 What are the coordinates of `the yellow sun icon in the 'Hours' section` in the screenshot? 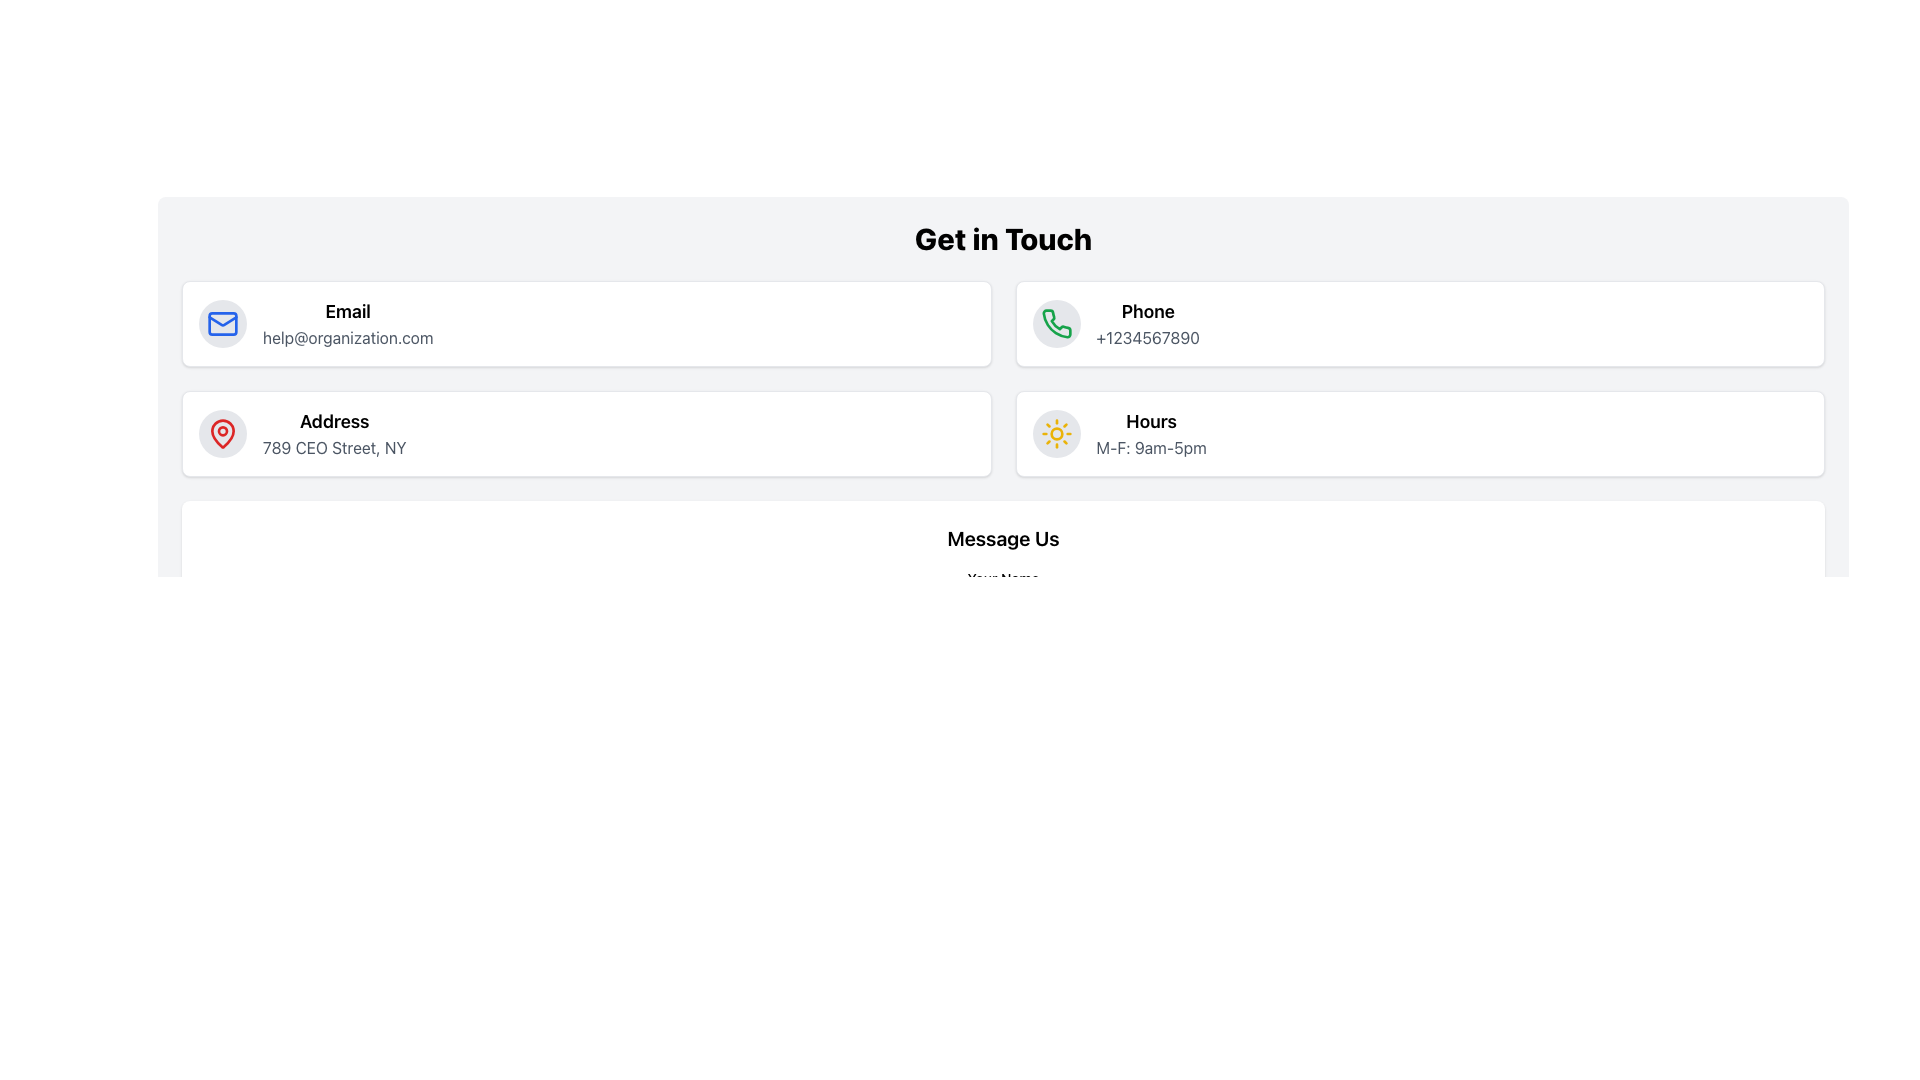 It's located at (1055, 433).